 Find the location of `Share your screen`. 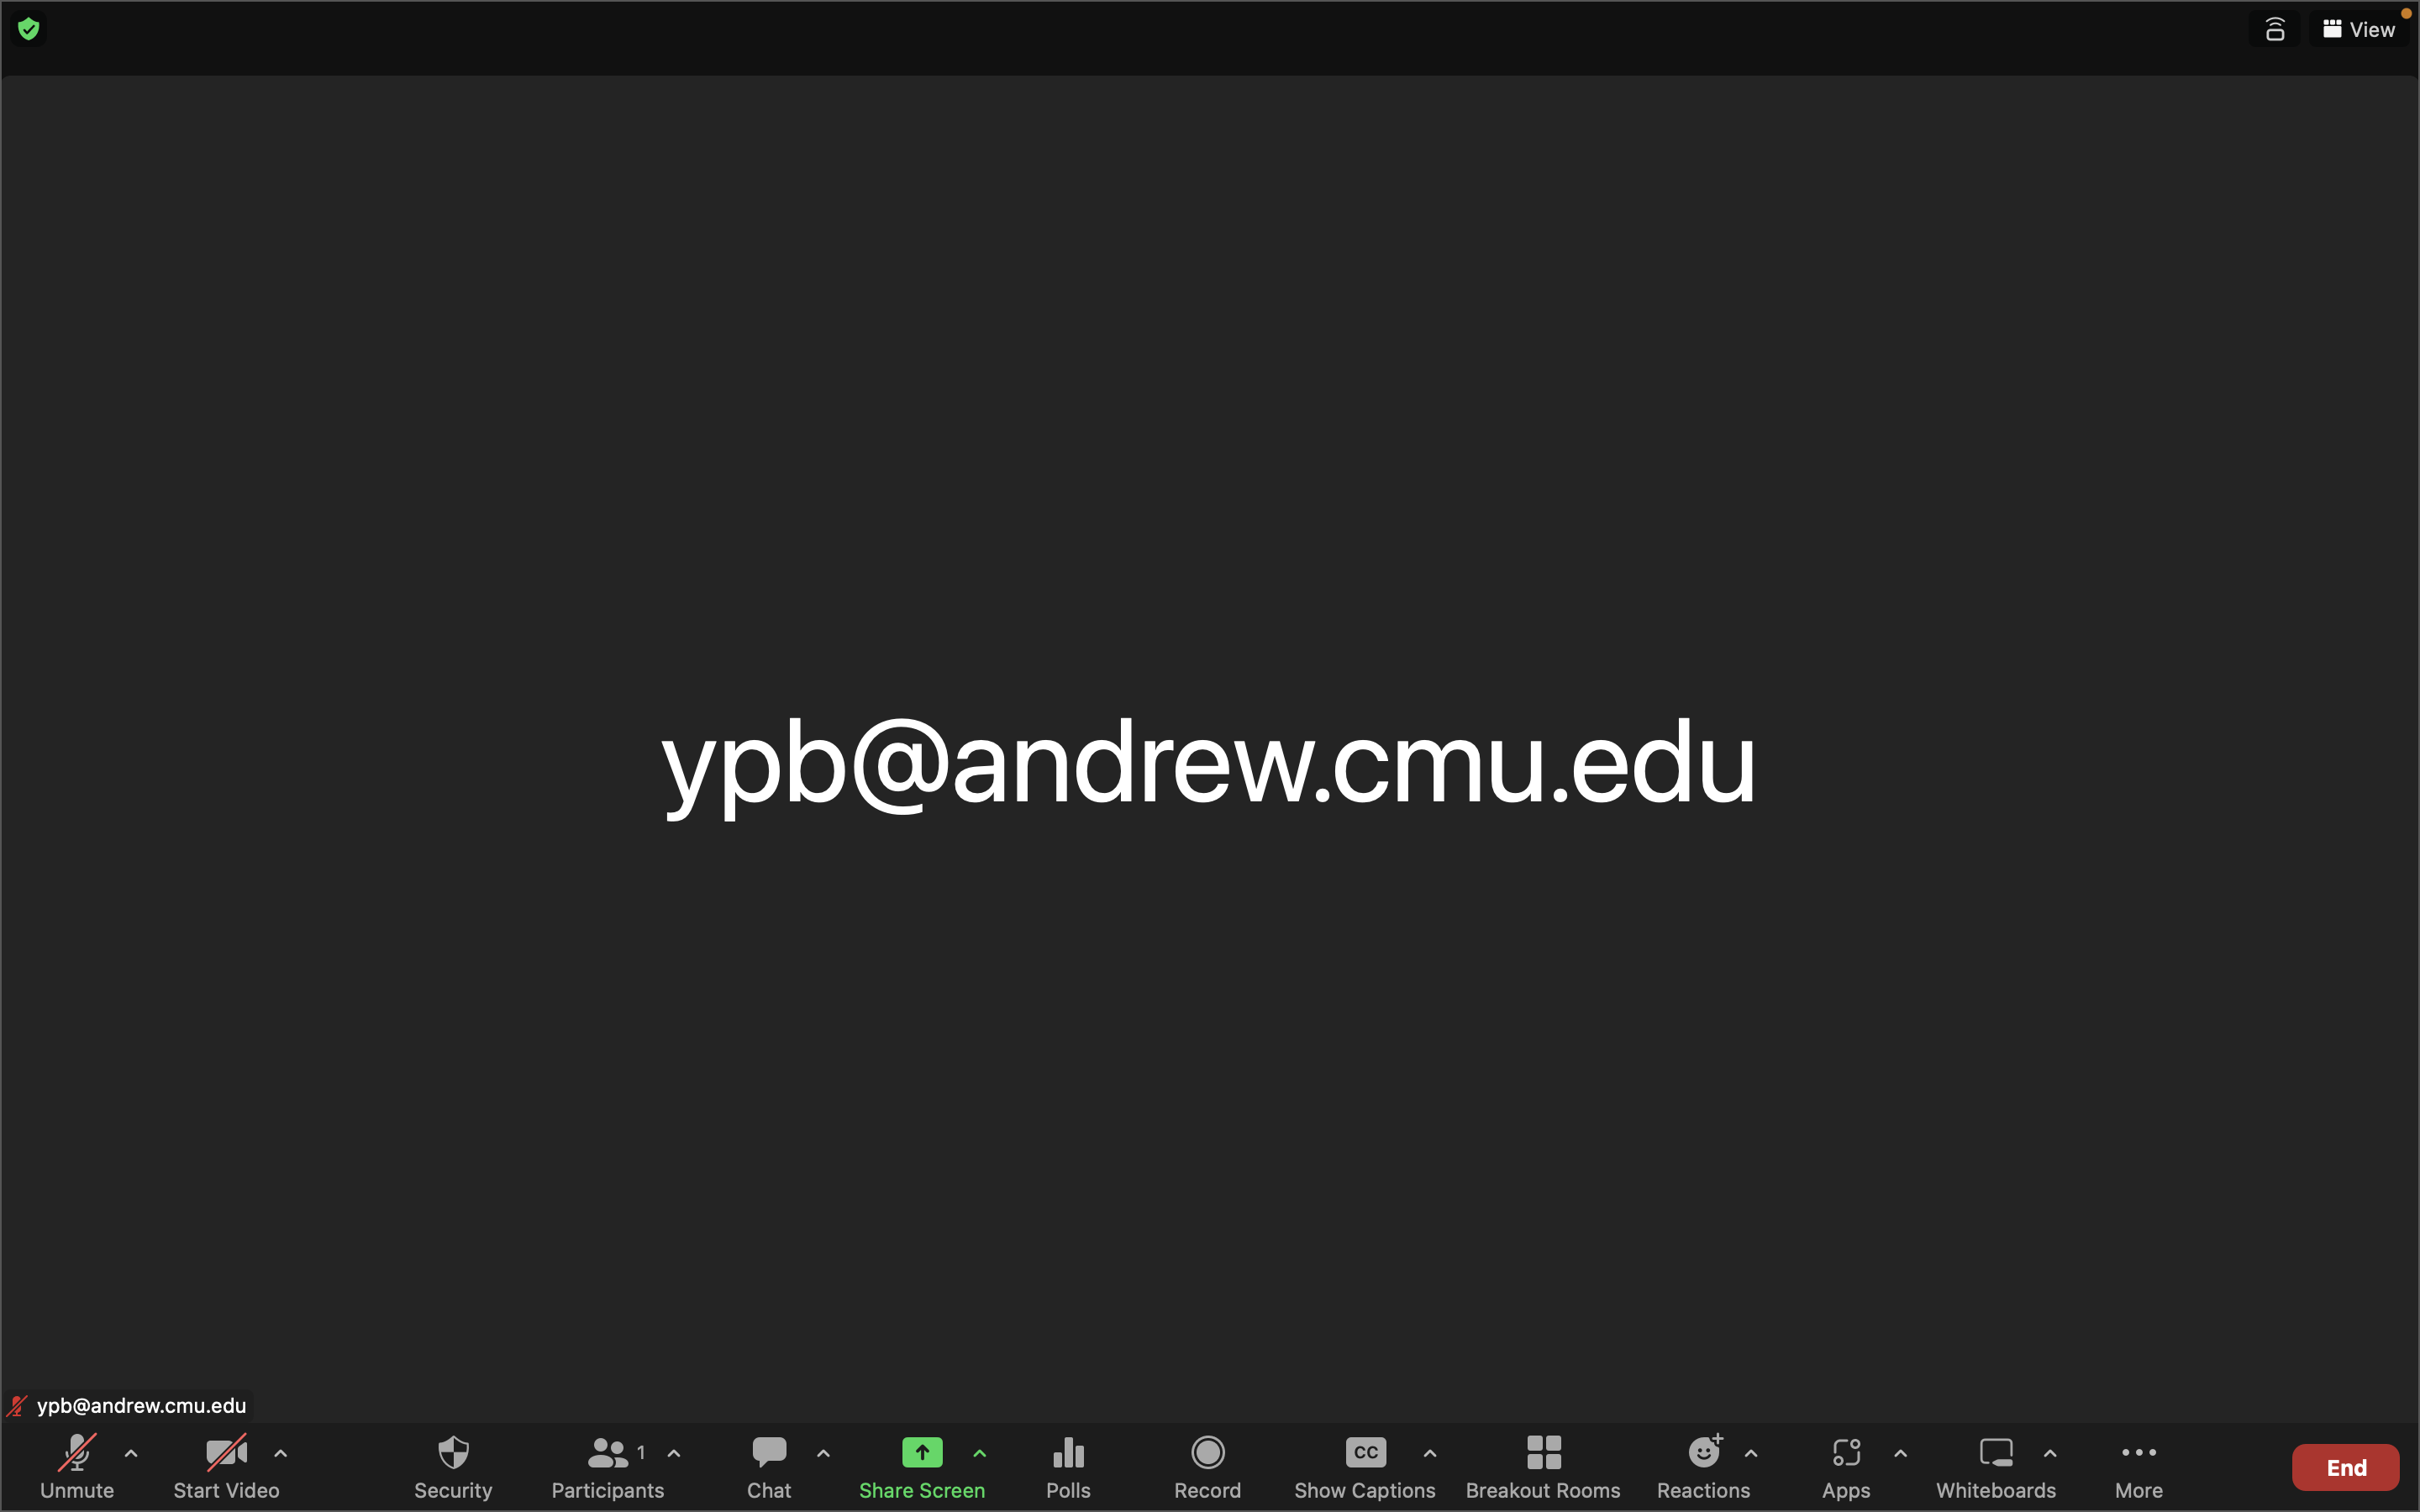

Share your screen is located at coordinates (915, 1463).